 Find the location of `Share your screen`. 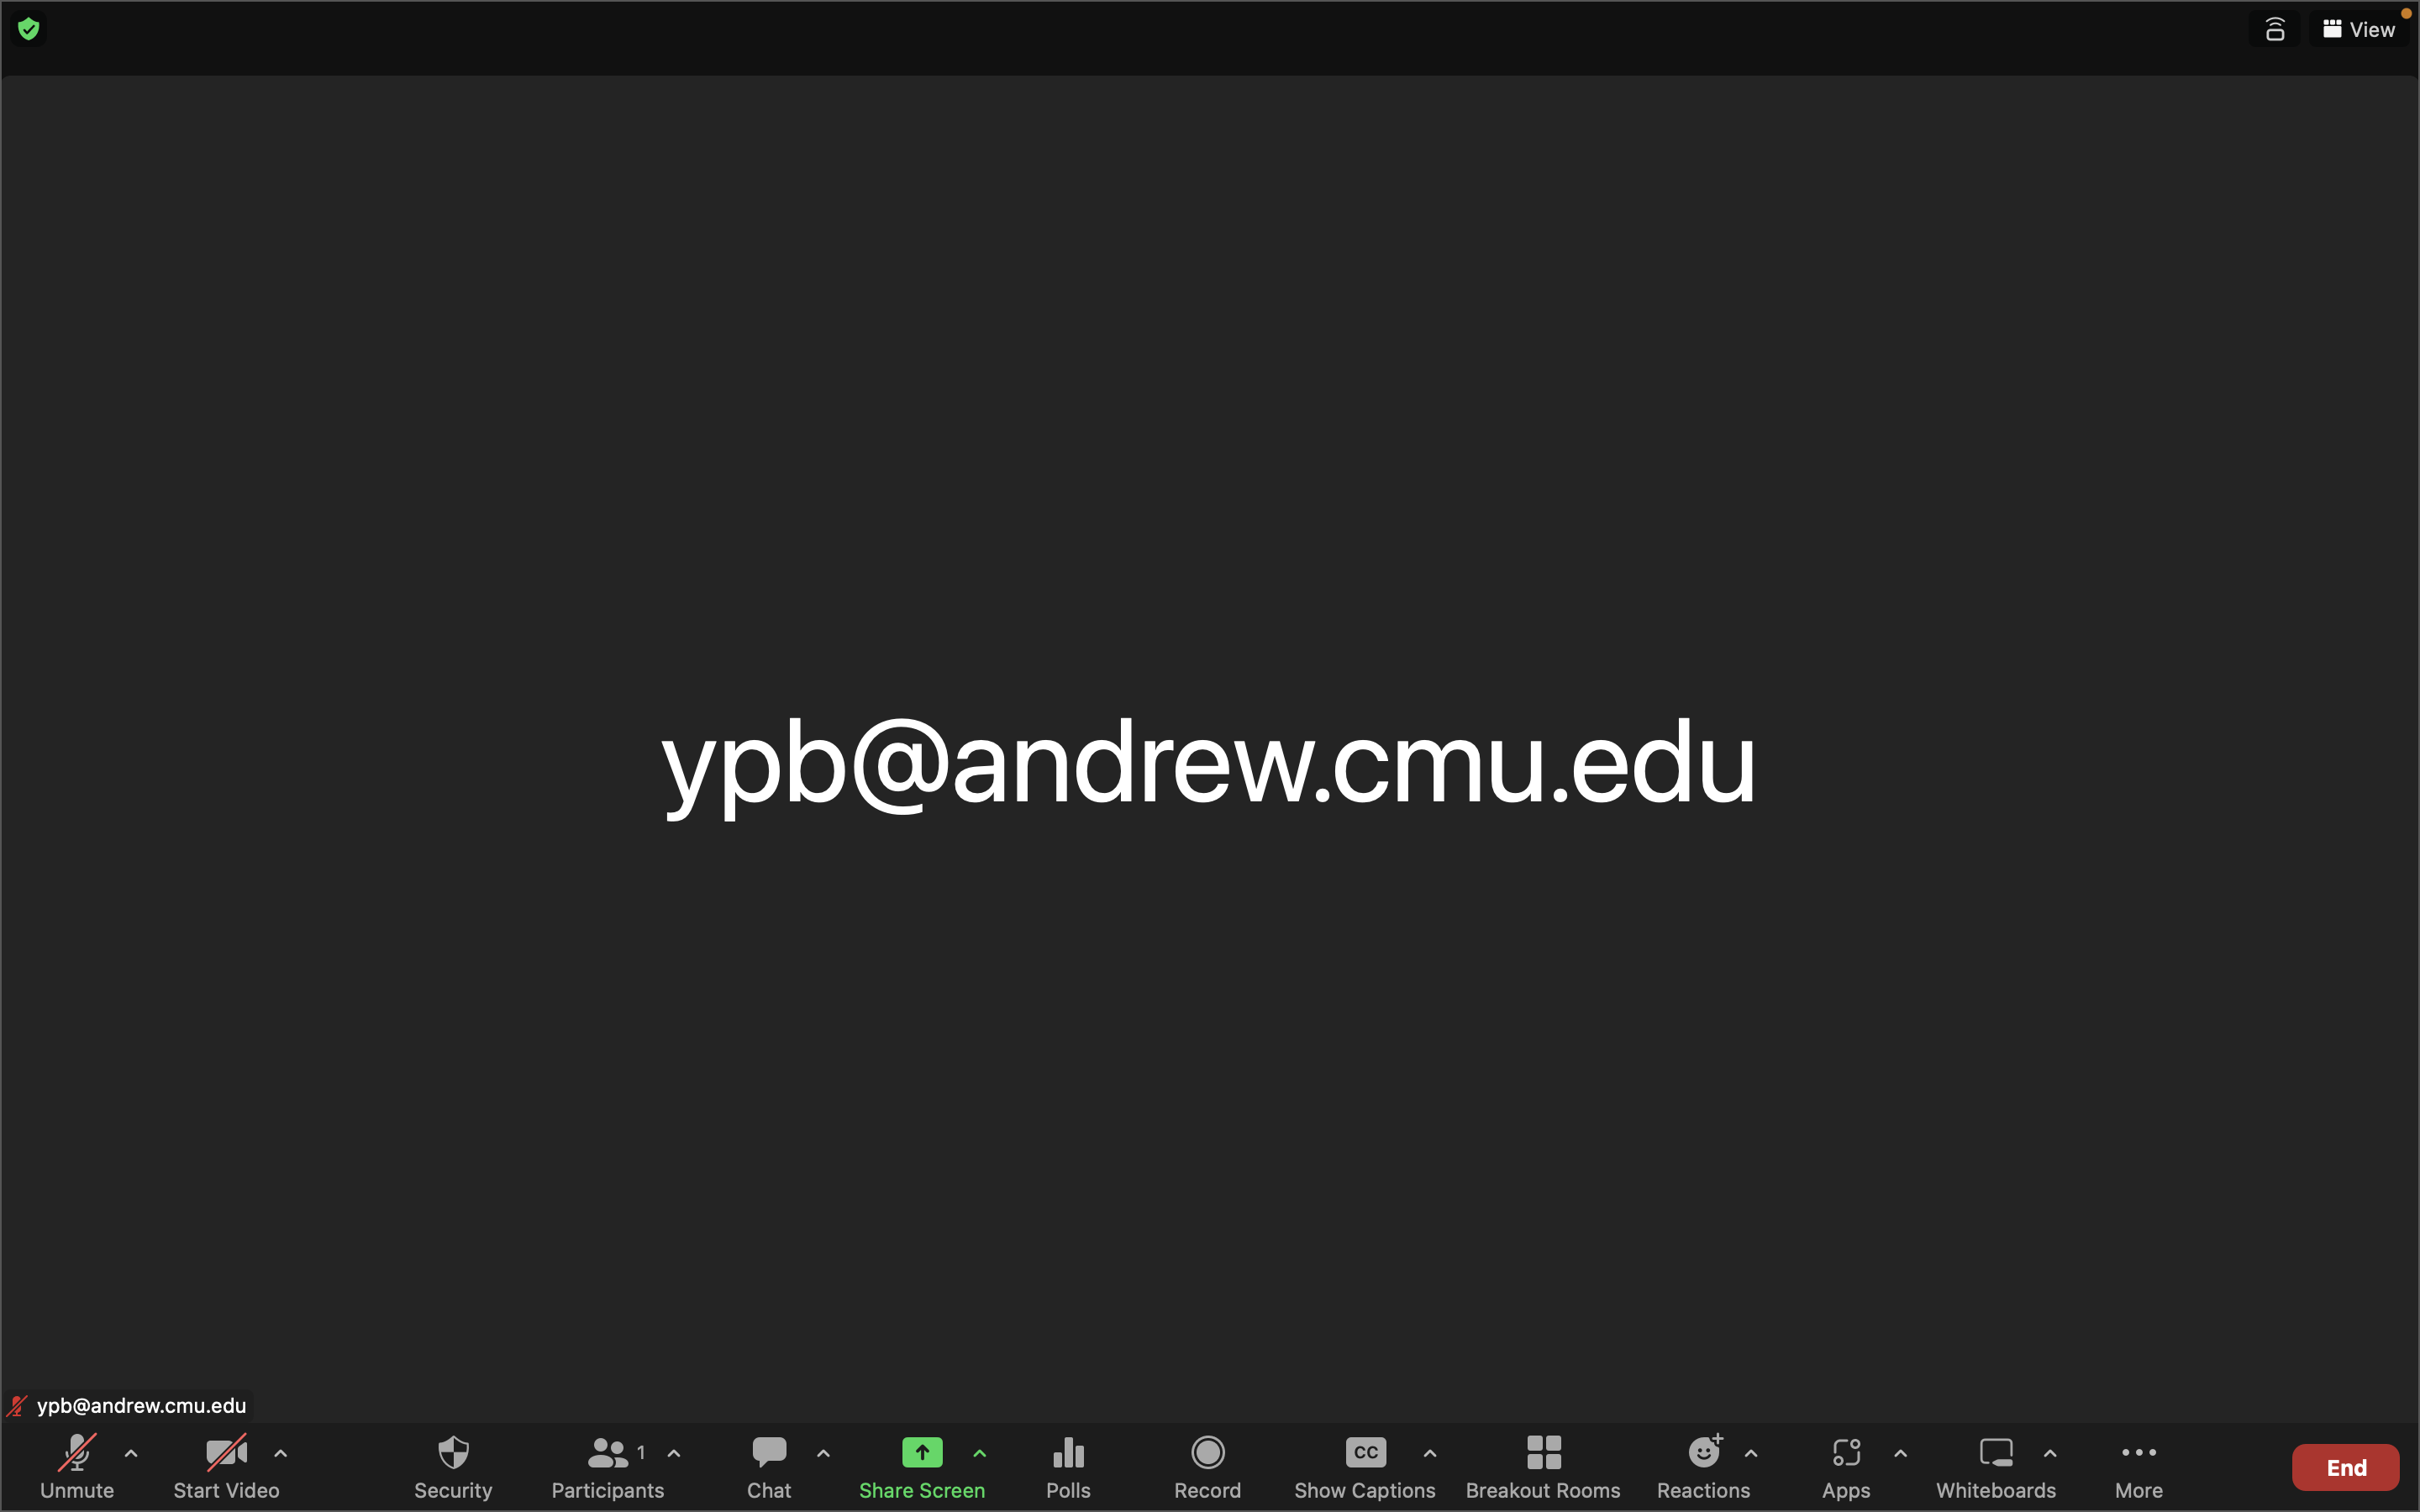

Share your screen is located at coordinates (915, 1463).